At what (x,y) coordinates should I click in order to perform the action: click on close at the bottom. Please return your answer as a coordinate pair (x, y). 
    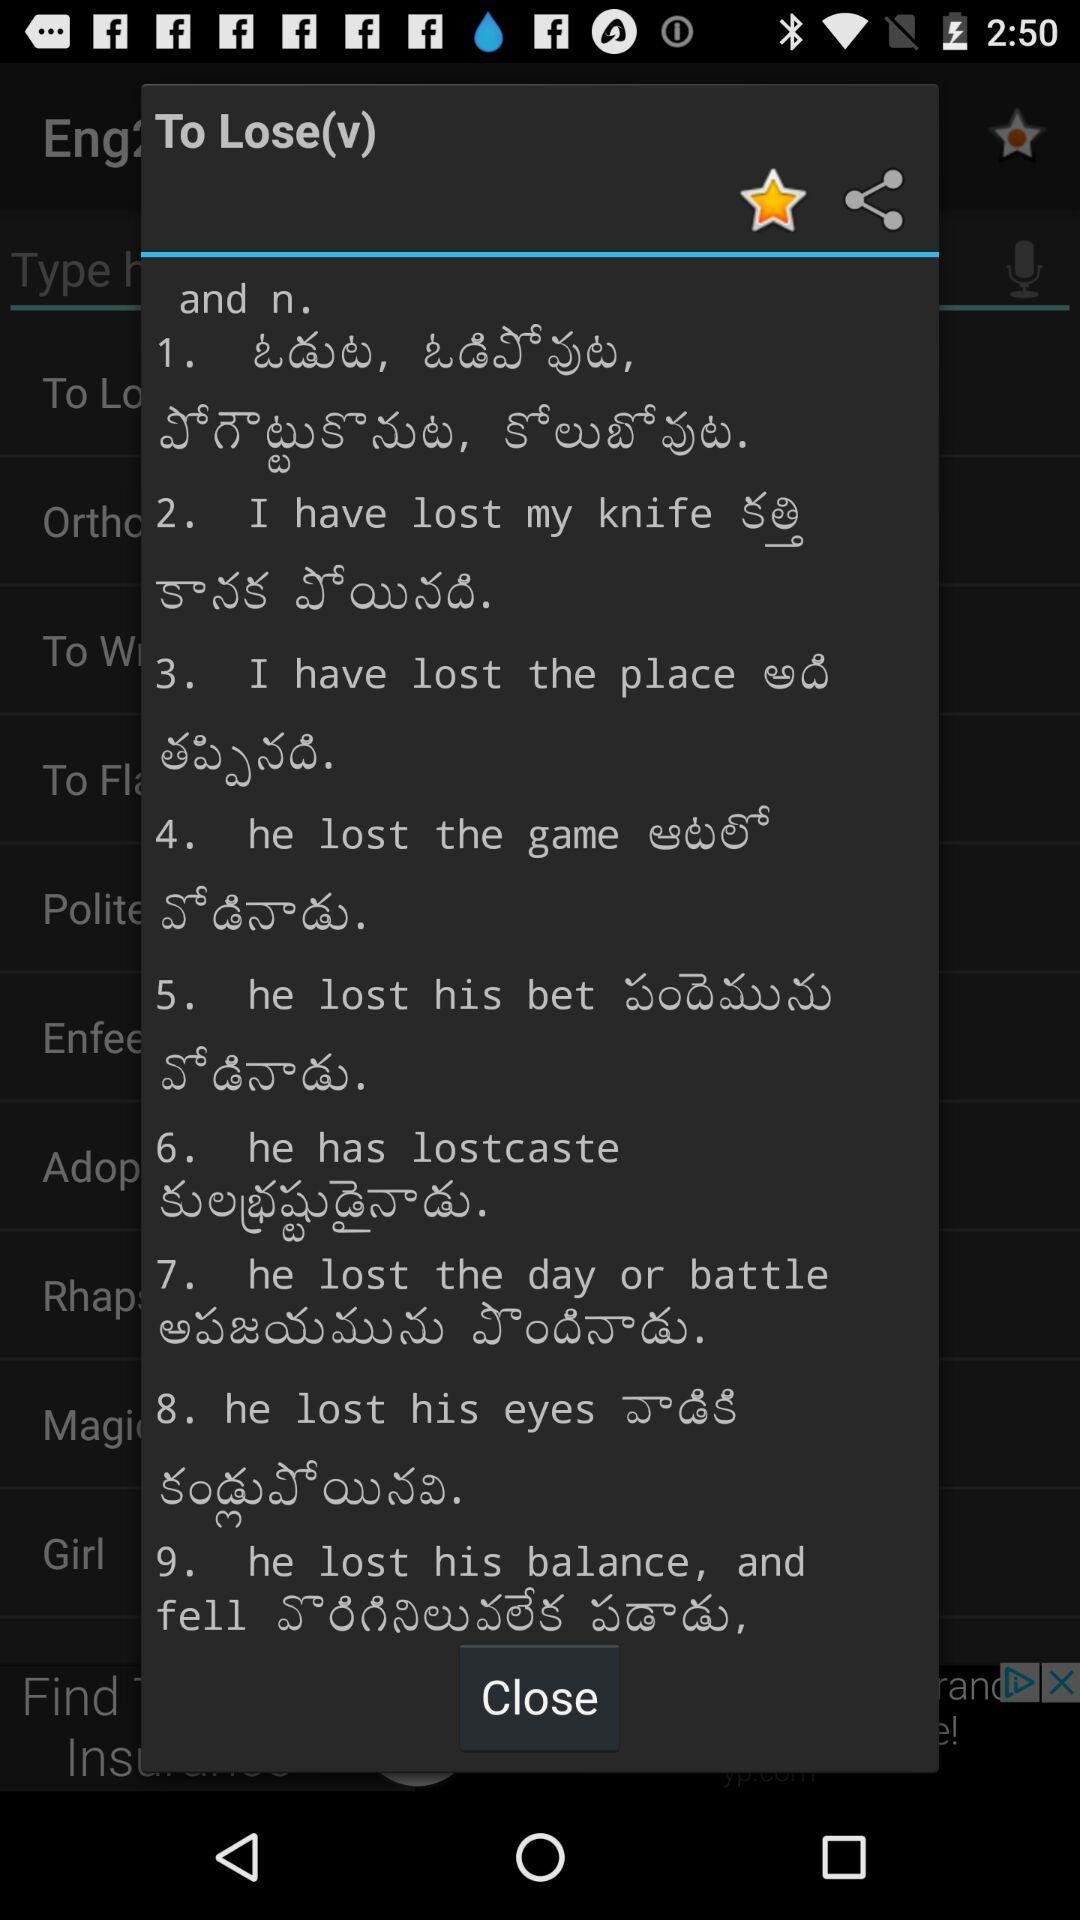
    Looking at the image, I should click on (538, 1695).